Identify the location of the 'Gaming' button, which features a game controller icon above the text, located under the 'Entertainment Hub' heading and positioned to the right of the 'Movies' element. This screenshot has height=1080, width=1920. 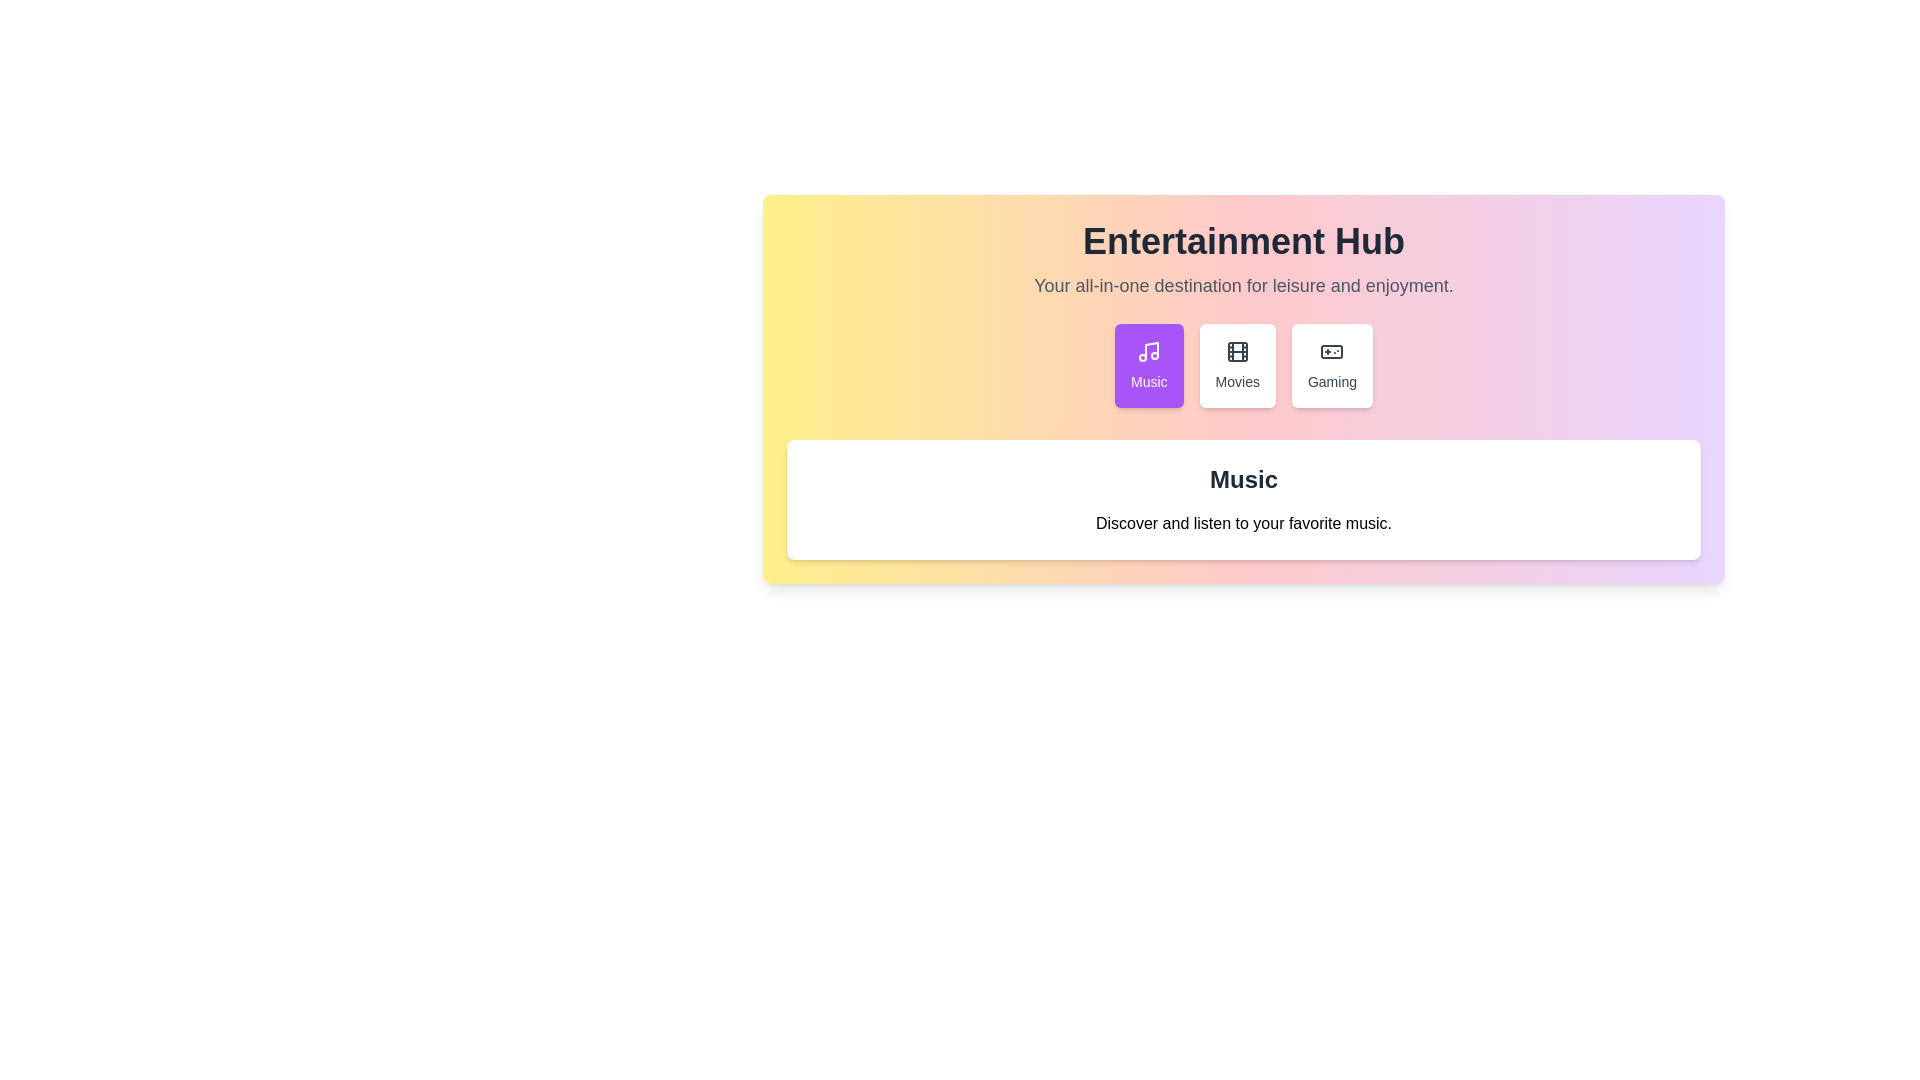
(1332, 366).